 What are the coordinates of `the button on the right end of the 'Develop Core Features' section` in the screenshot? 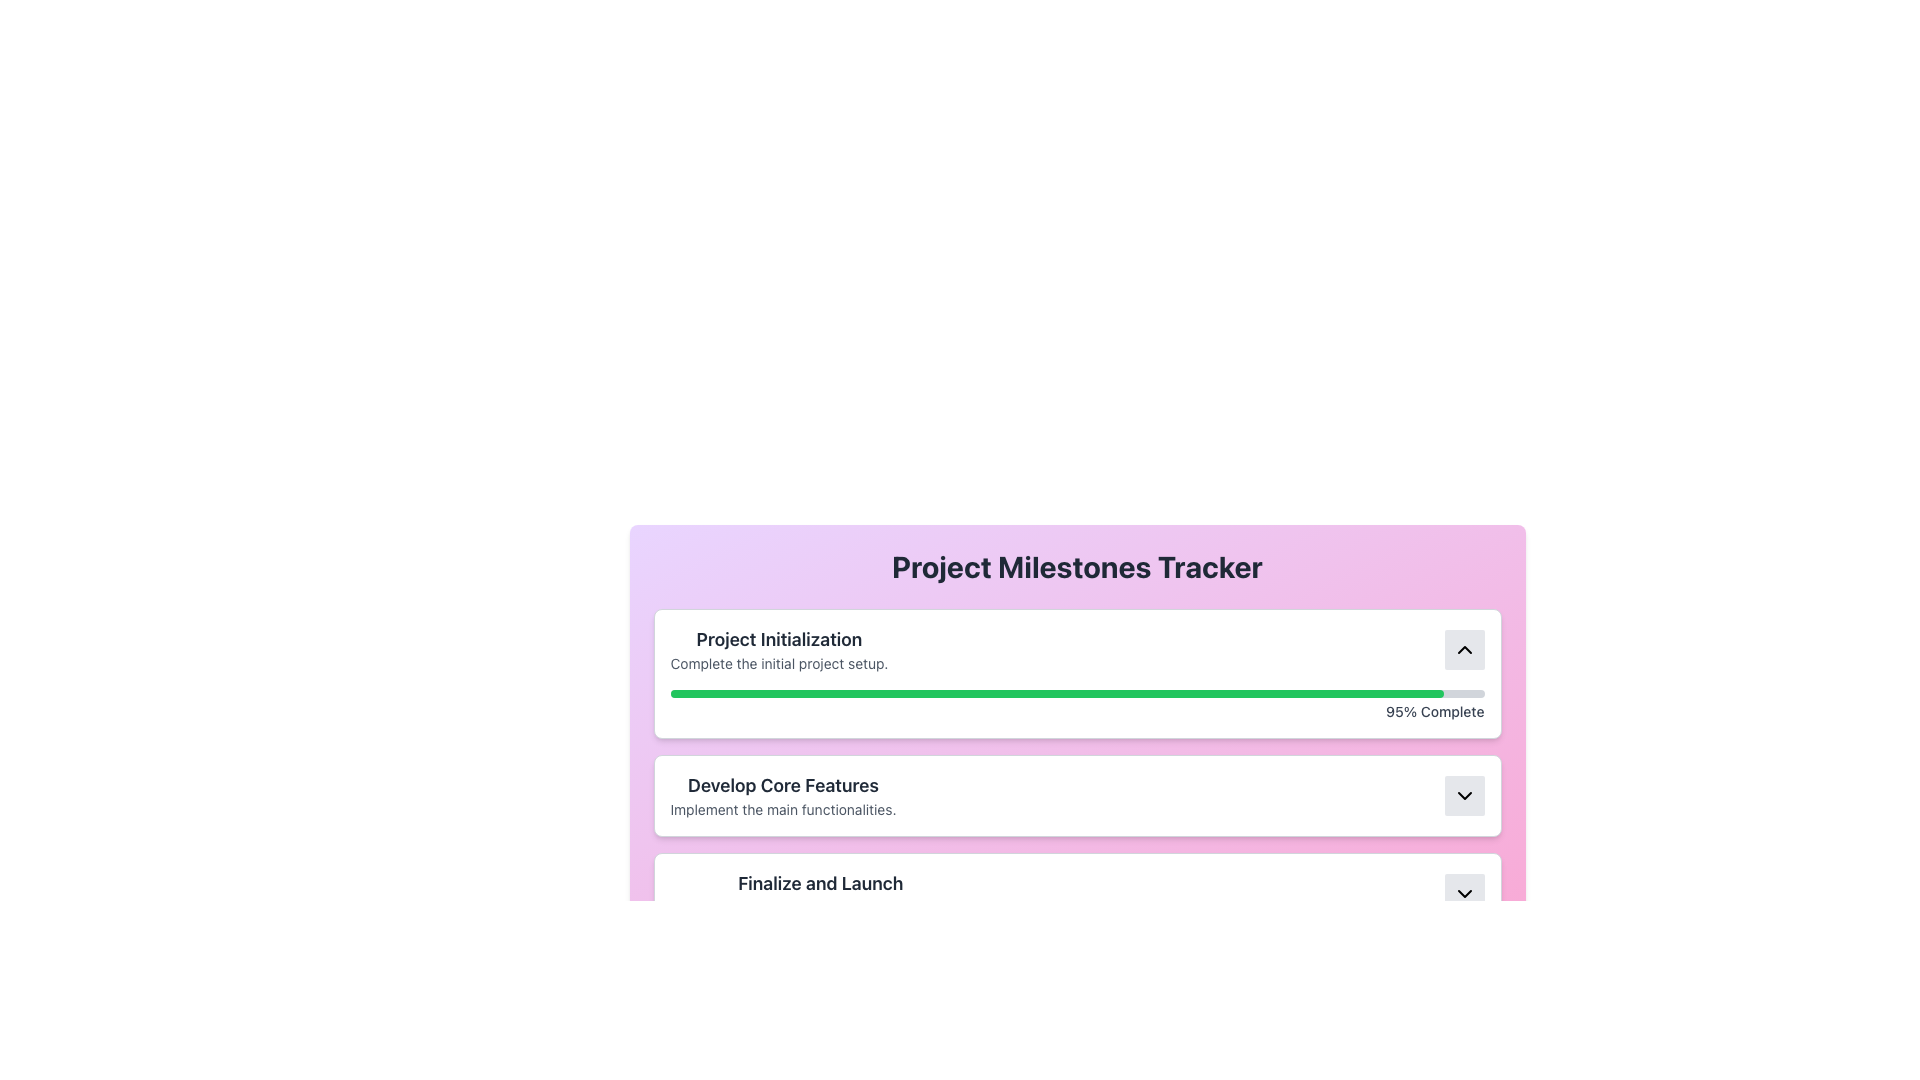 It's located at (1464, 794).